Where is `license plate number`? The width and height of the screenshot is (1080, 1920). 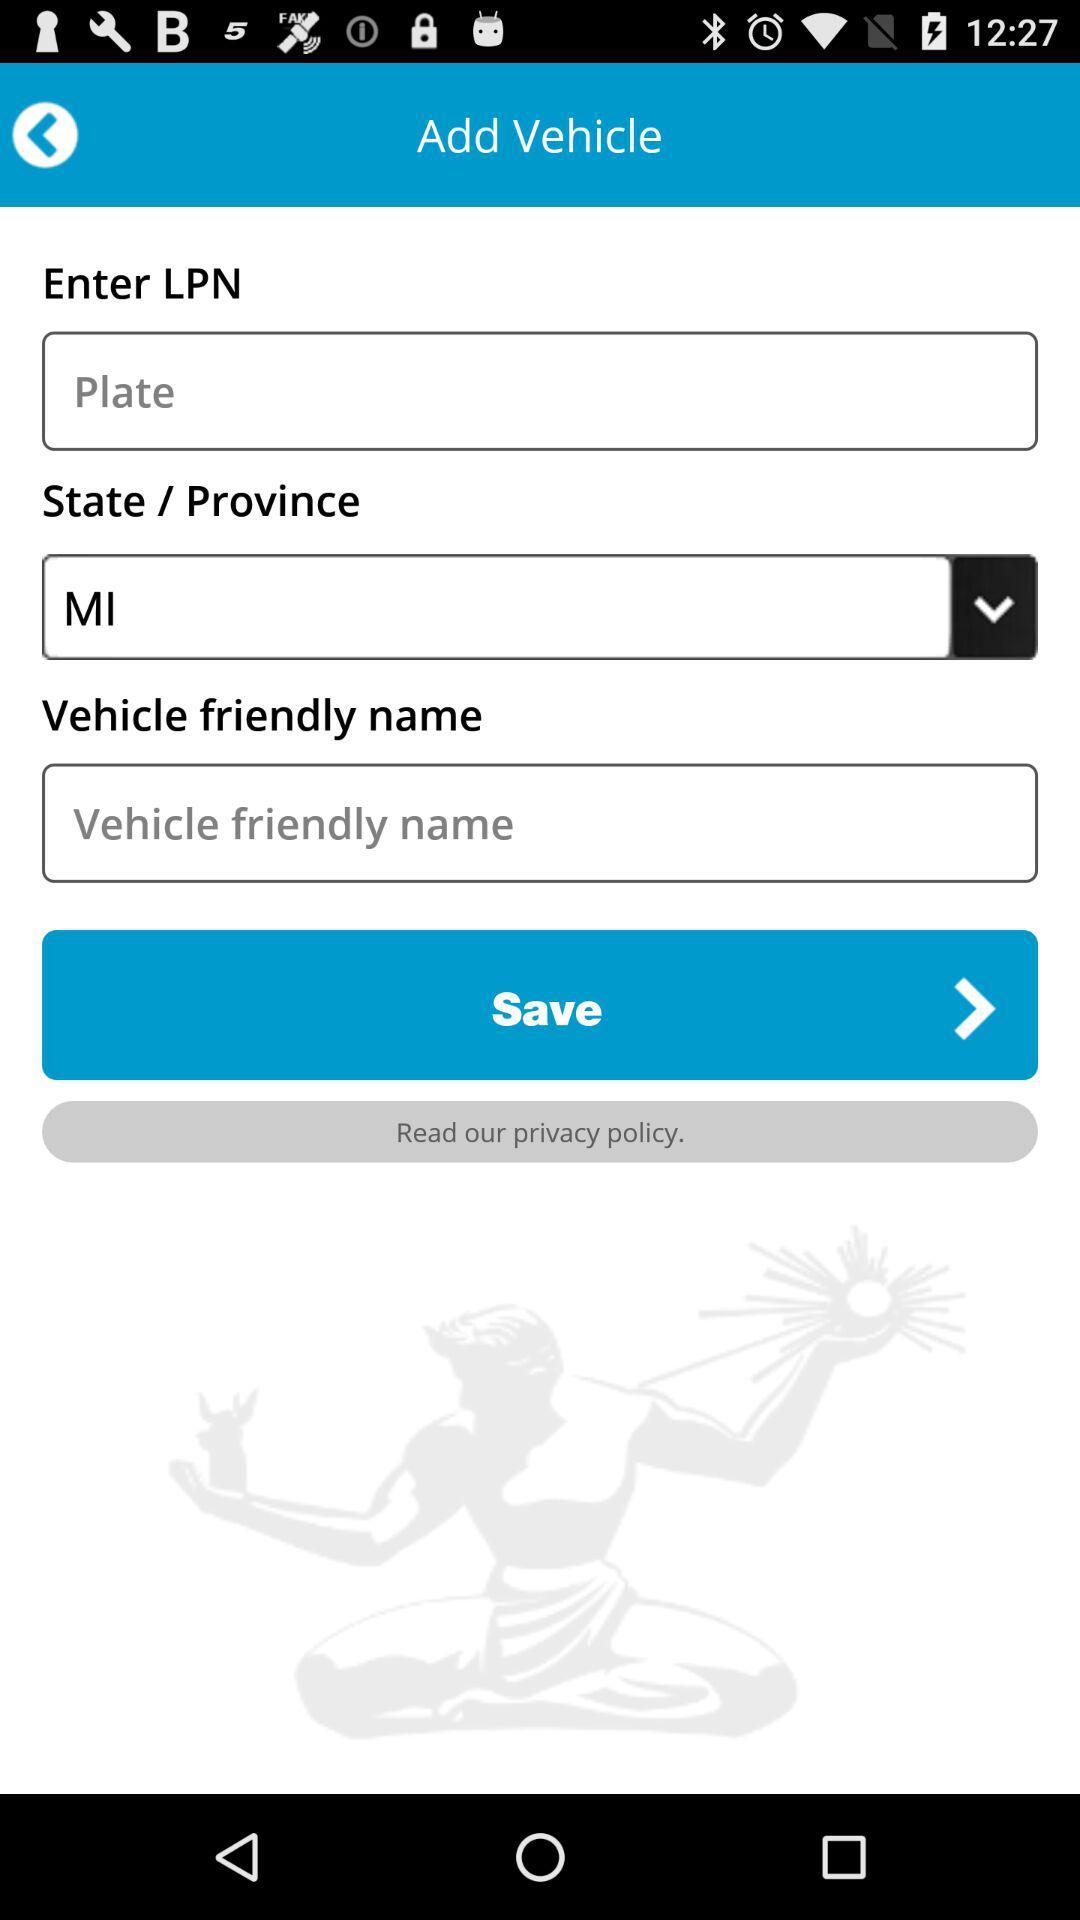
license plate number is located at coordinates (540, 391).